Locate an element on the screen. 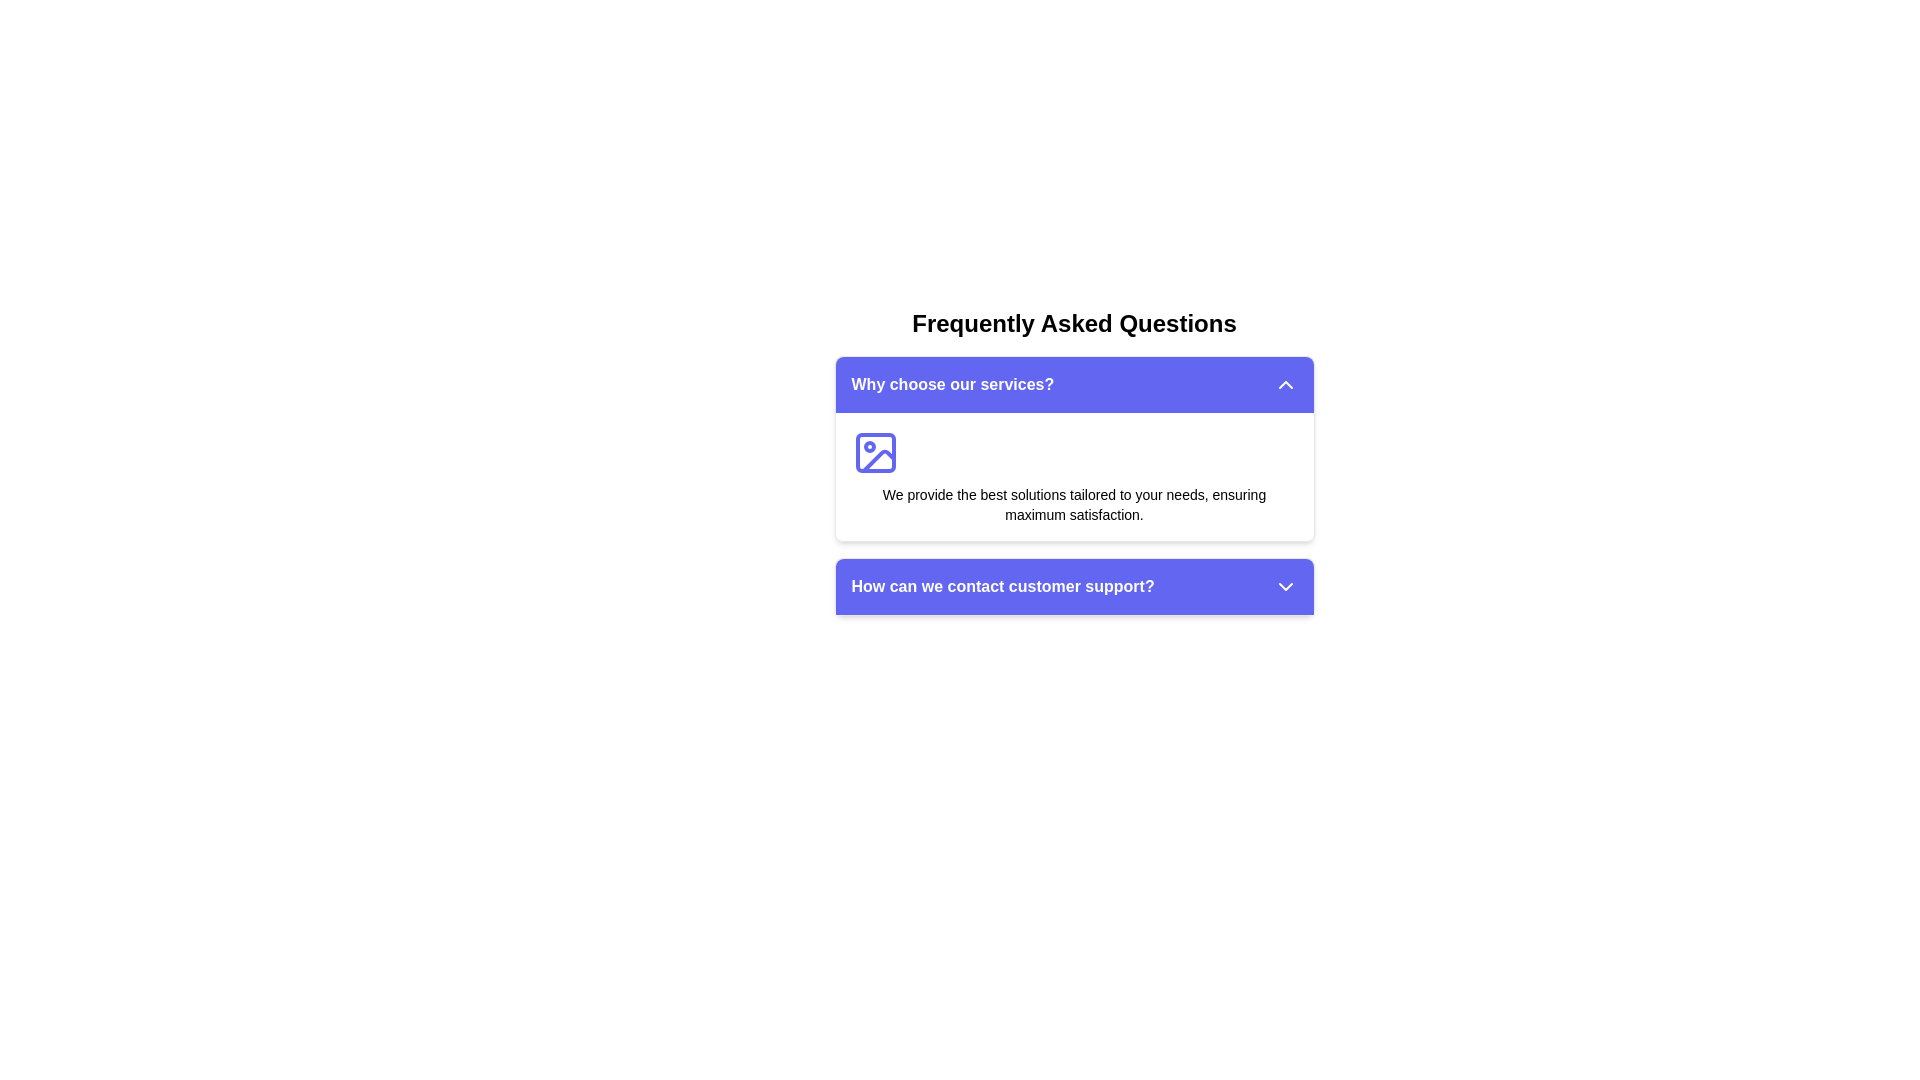 This screenshot has width=1920, height=1080. the text label that reads 'How can we contact customer support?', which is styled with a bold font and located in the FAQ dropdown header is located at coordinates (1003, 585).